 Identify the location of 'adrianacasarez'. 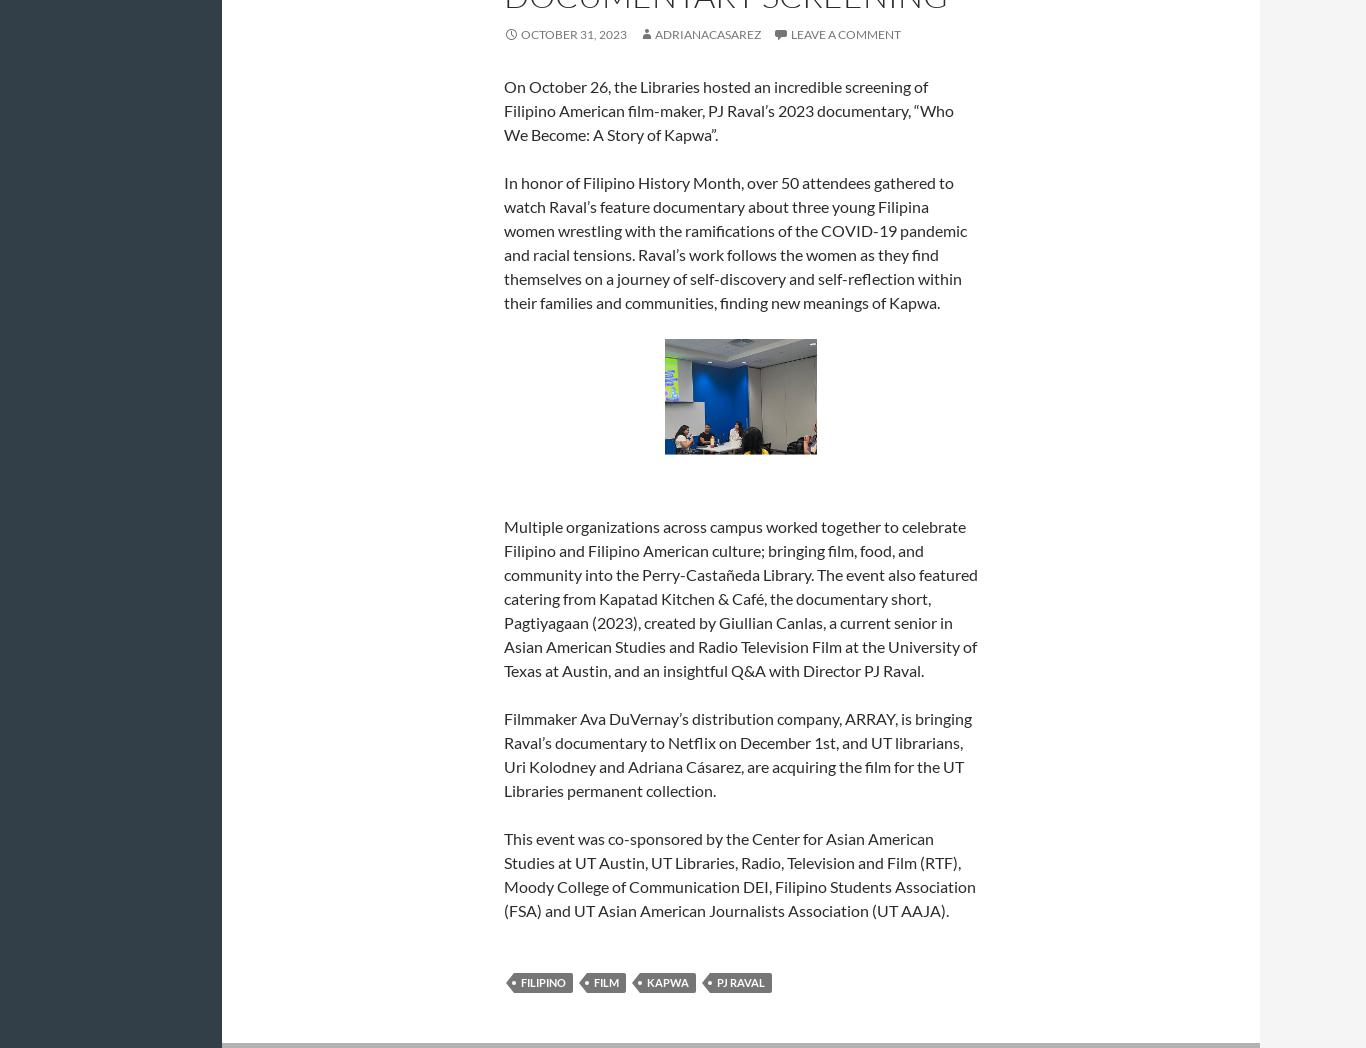
(707, 32).